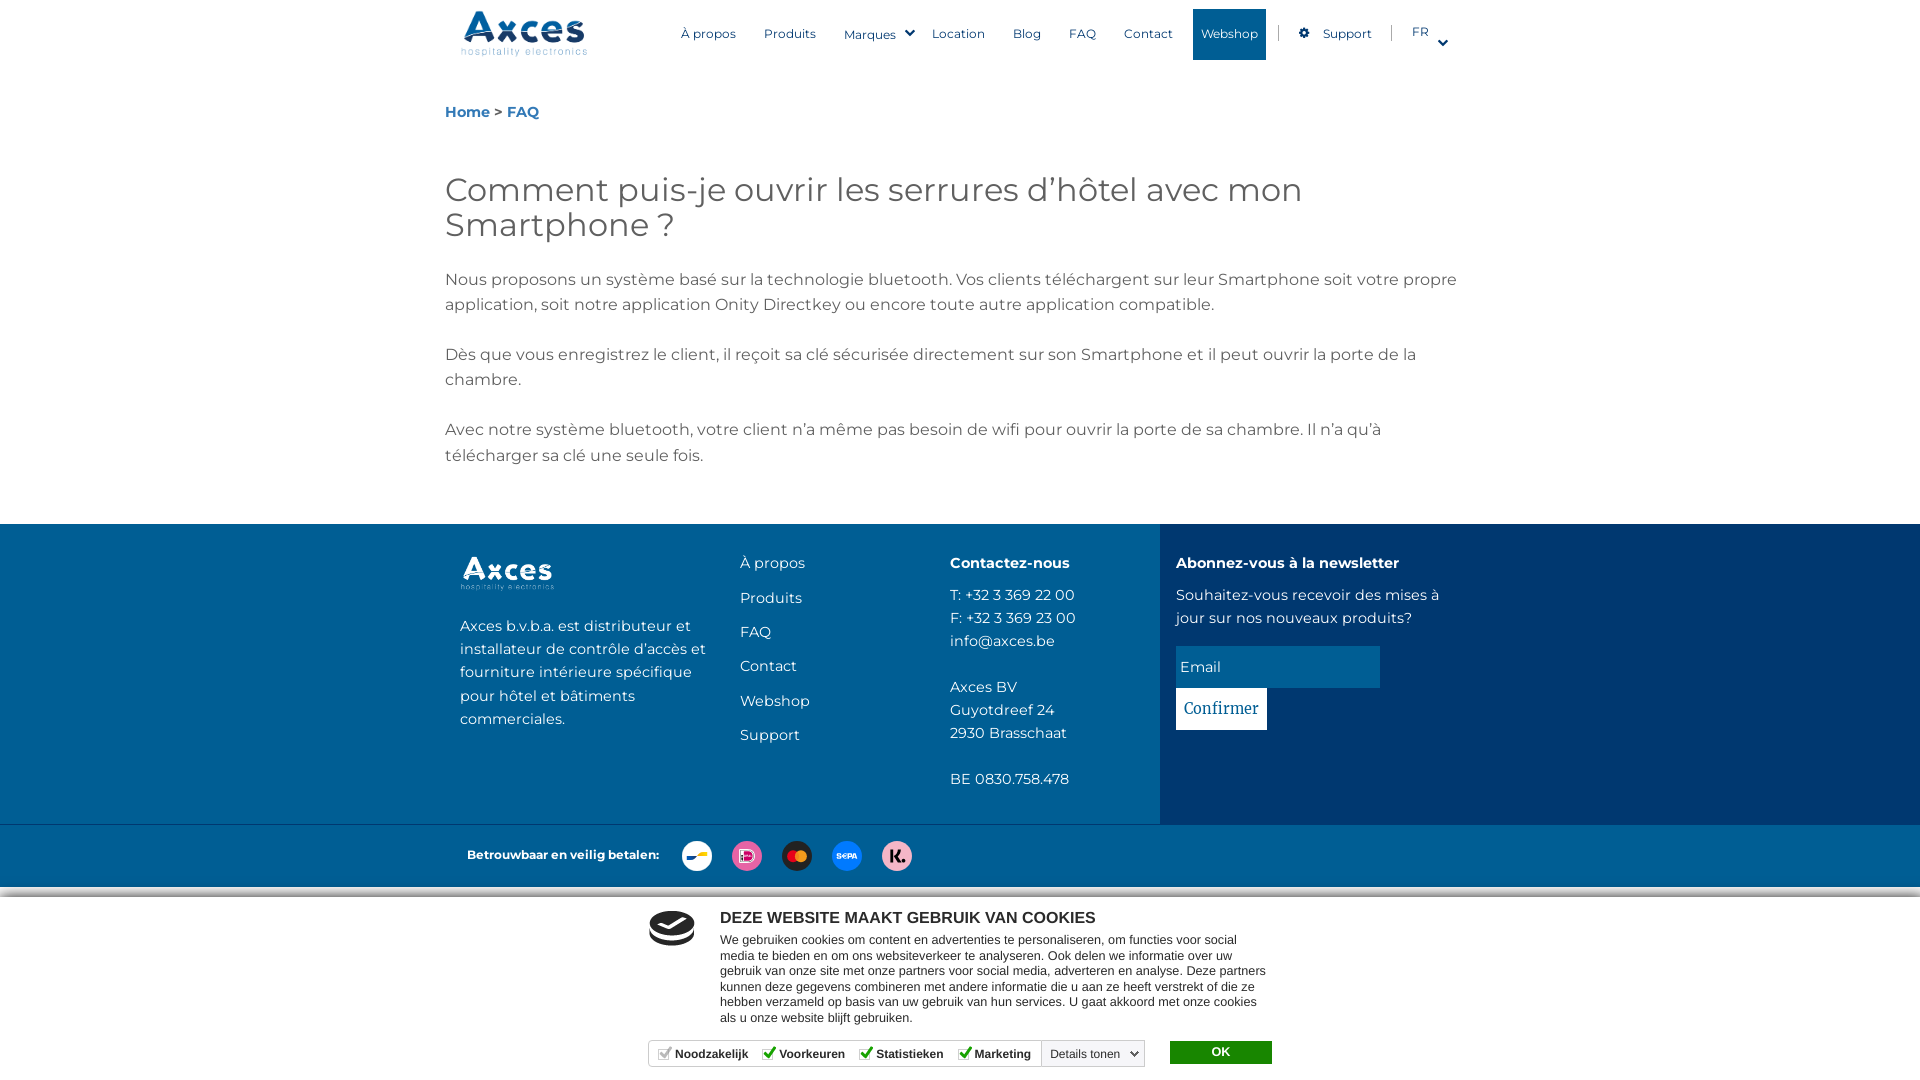 The image size is (1920, 1080). What do you see at coordinates (524, 34) in the screenshot?
I see `'Axces'` at bounding box center [524, 34].